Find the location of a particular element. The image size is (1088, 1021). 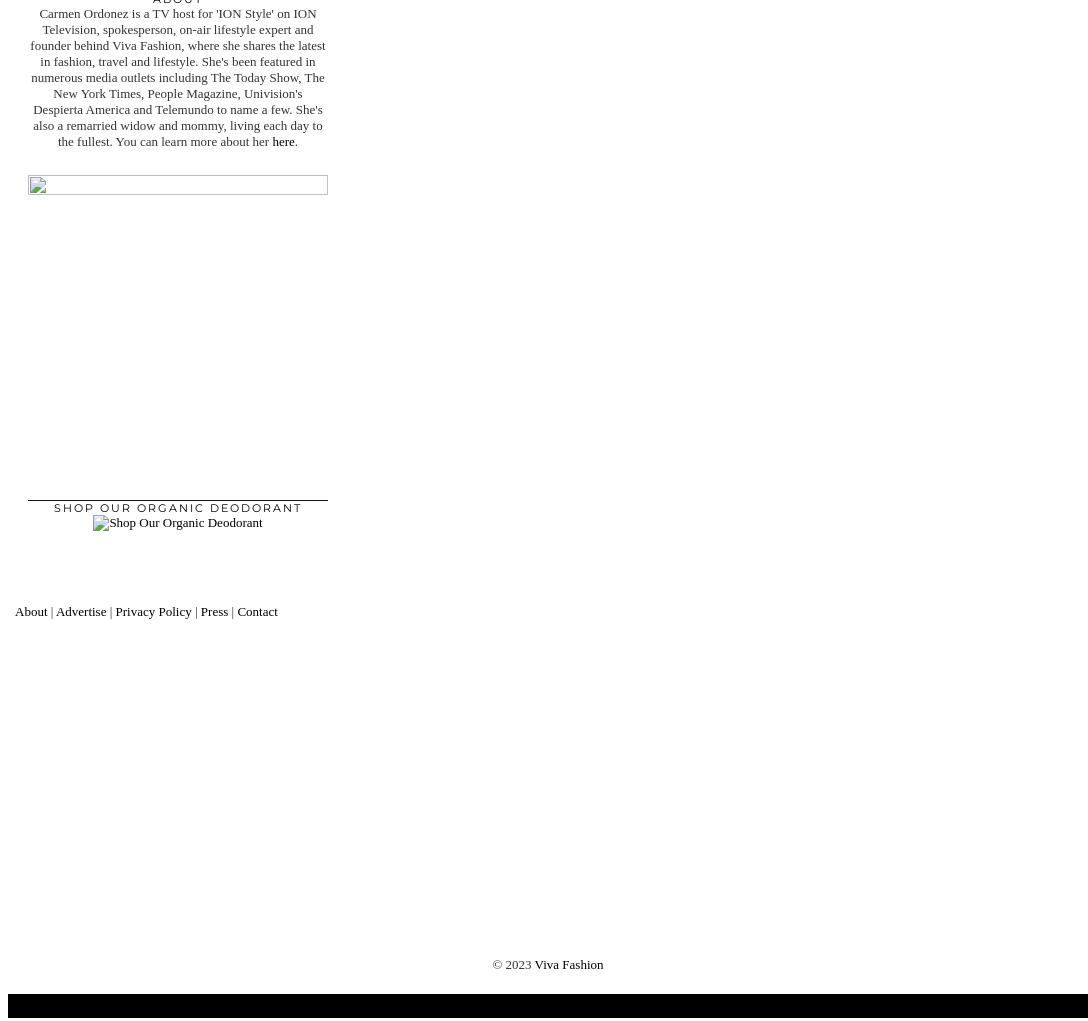

'About' is located at coordinates (15, 610).